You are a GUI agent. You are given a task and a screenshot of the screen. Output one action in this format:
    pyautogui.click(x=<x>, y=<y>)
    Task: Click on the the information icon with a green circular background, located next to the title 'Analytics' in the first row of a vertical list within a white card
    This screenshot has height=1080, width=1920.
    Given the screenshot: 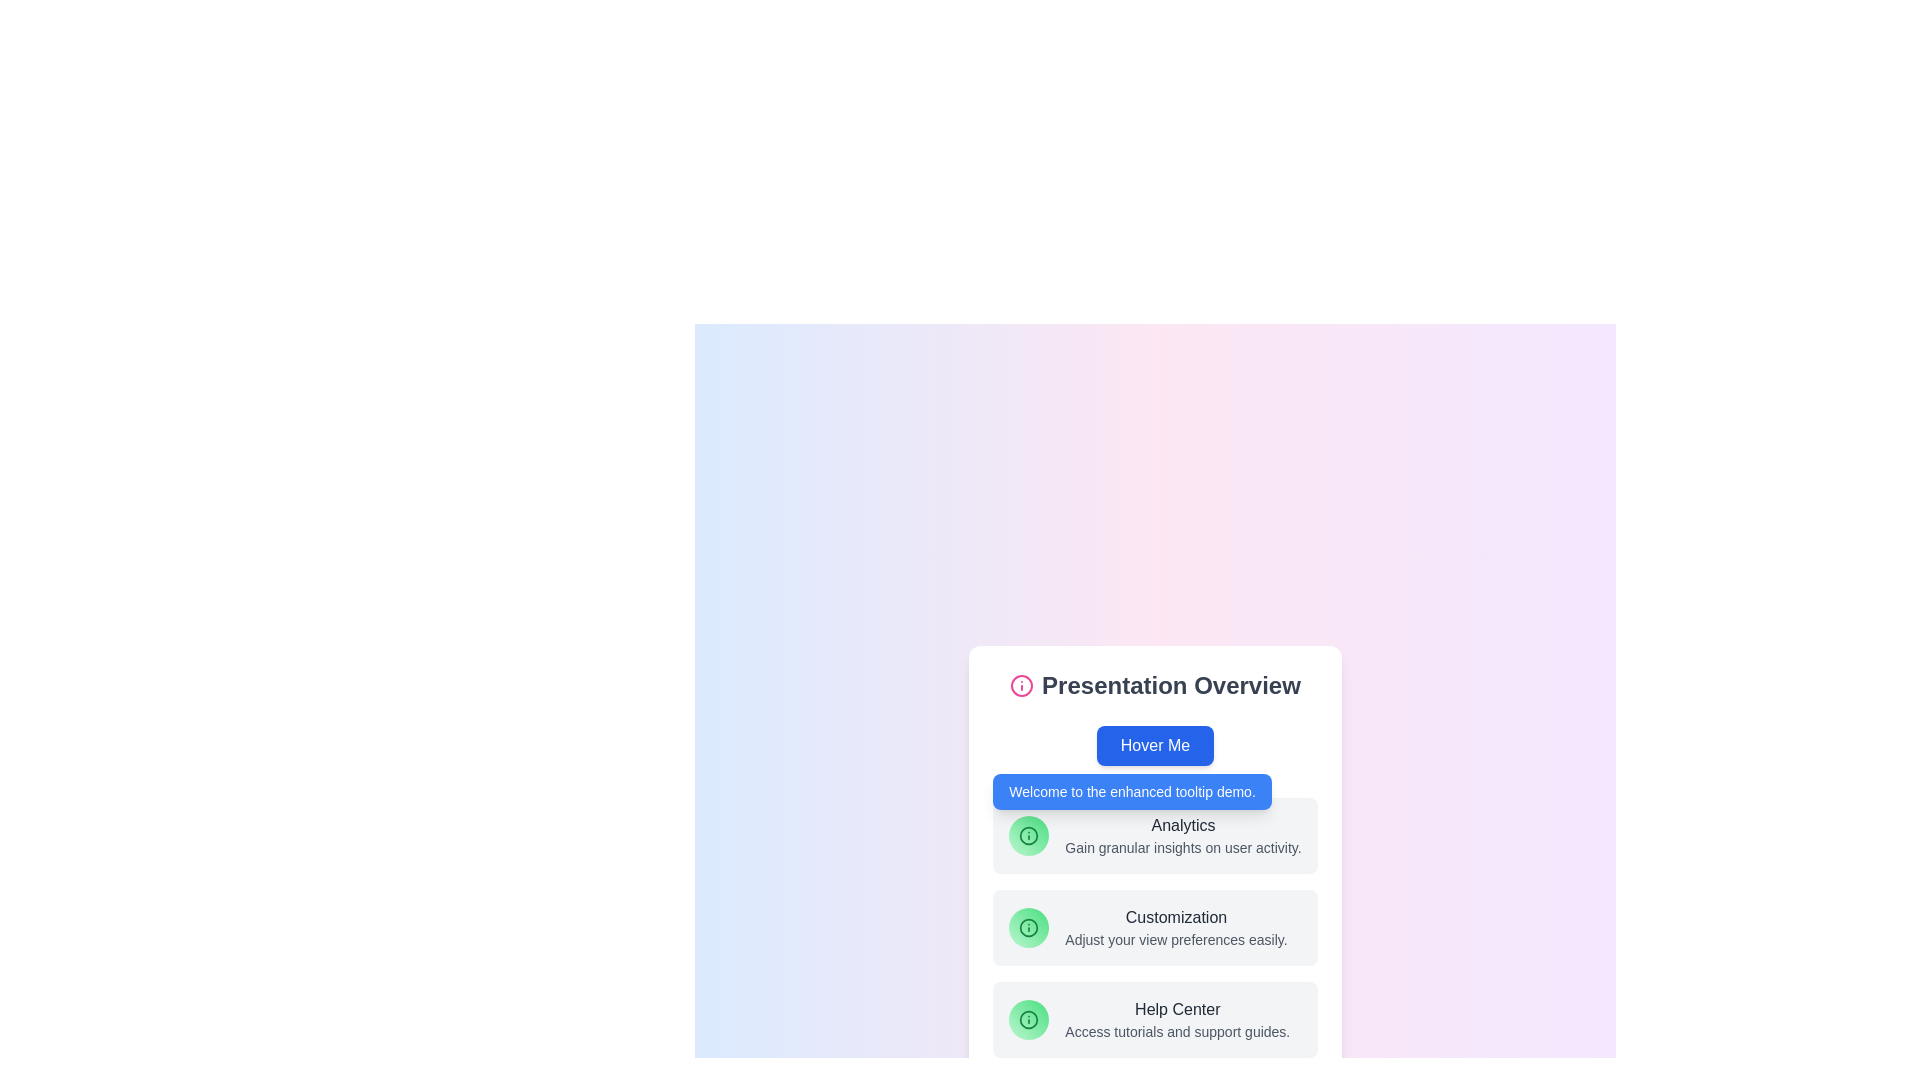 What is the action you would take?
    pyautogui.click(x=1029, y=836)
    